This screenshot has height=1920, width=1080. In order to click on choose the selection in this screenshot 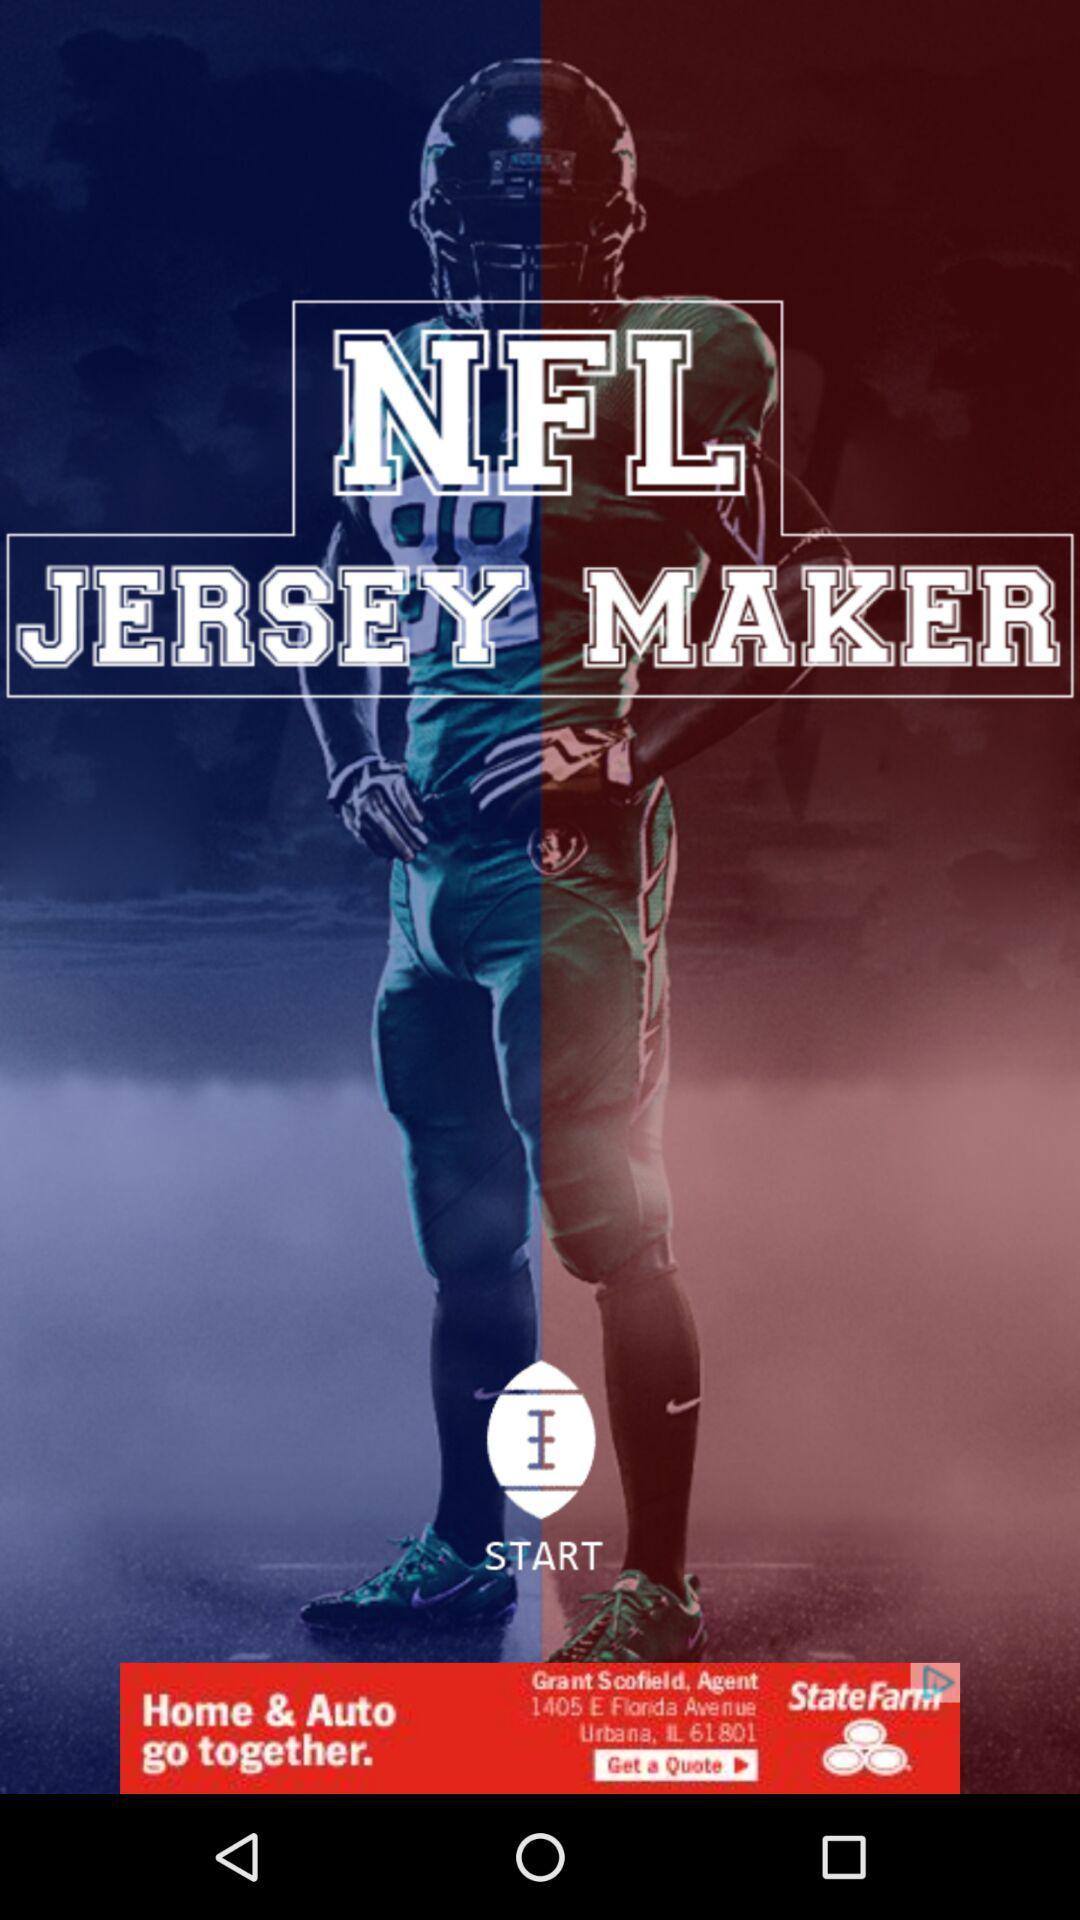, I will do `click(538, 1477)`.